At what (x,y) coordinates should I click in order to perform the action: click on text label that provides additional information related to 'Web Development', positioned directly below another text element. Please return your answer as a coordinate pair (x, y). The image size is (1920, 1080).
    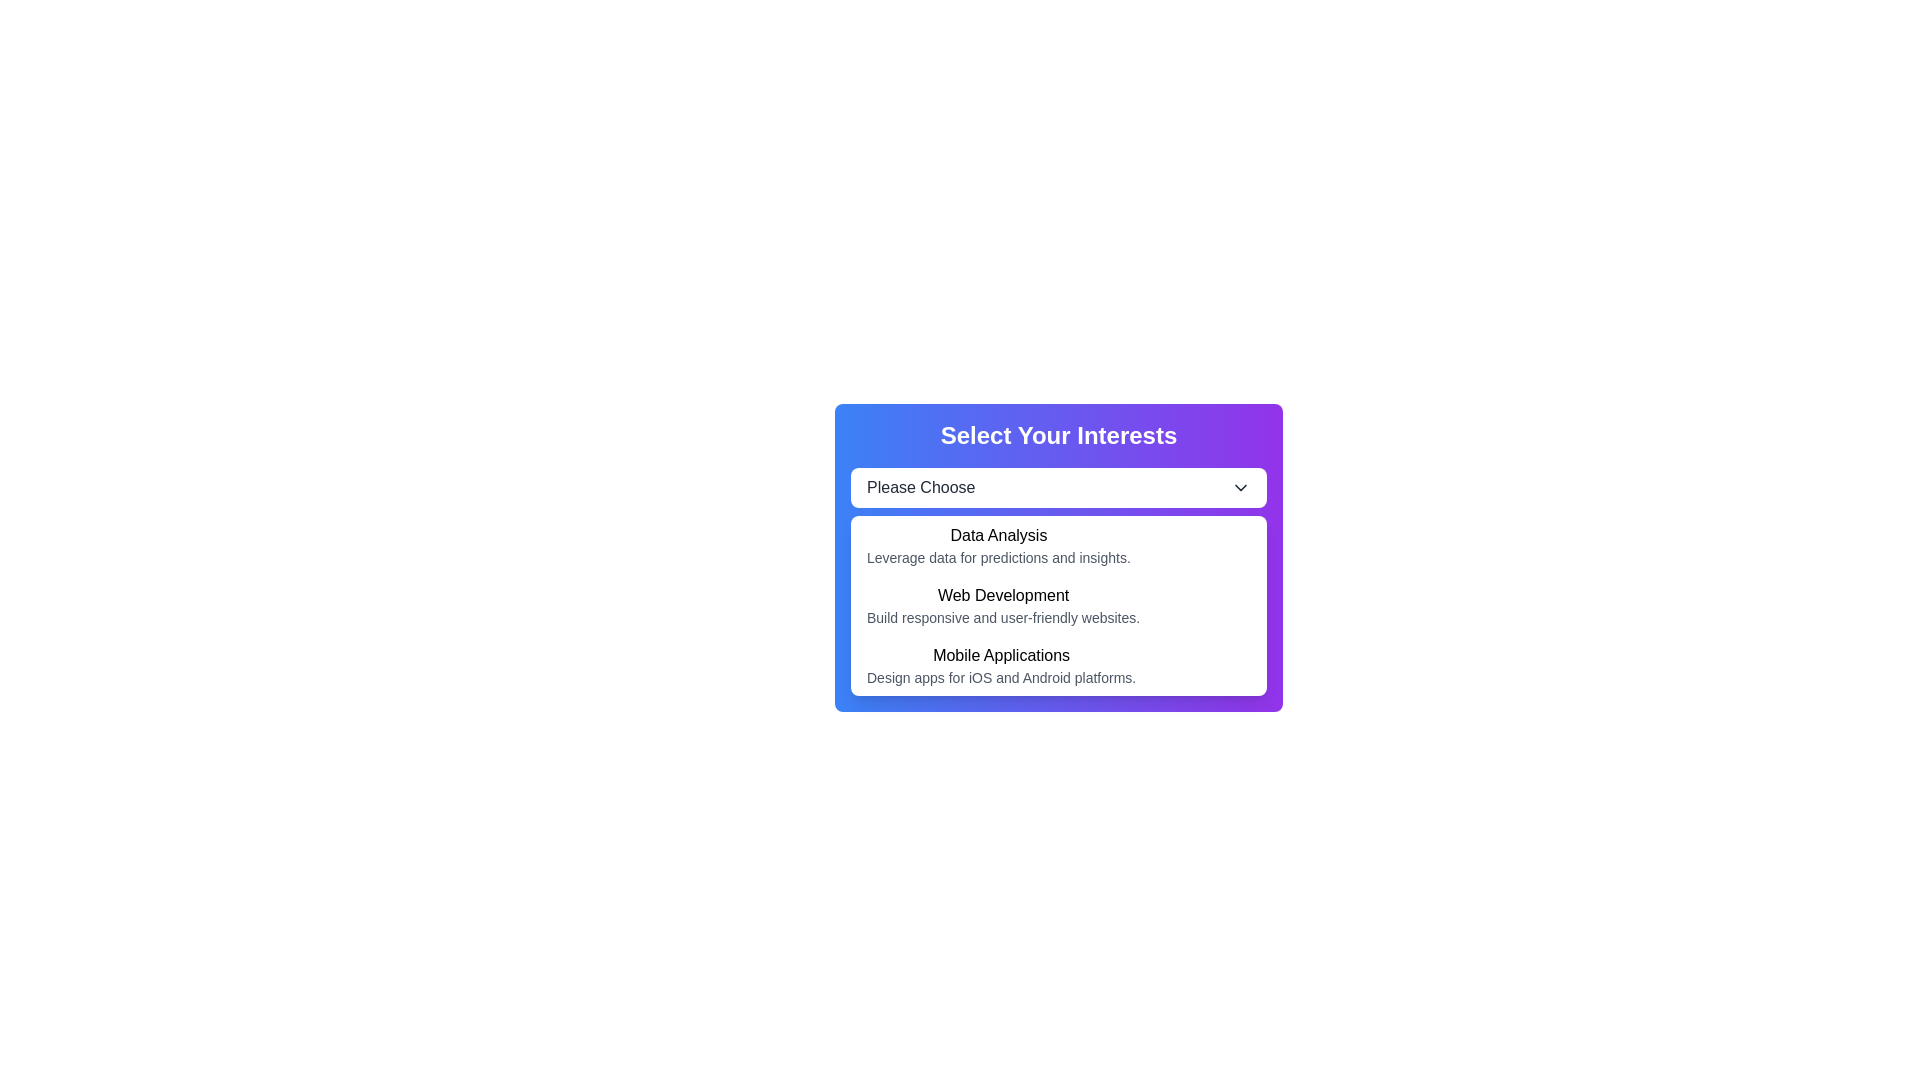
    Looking at the image, I should click on (1003, 616).